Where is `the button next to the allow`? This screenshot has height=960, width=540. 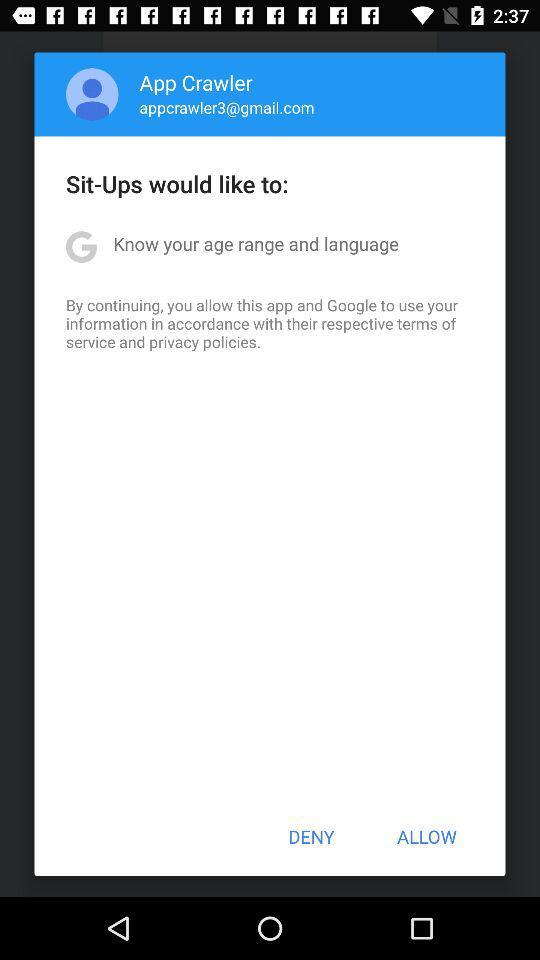 the button next to the allow is located at coordinates (311, 836).